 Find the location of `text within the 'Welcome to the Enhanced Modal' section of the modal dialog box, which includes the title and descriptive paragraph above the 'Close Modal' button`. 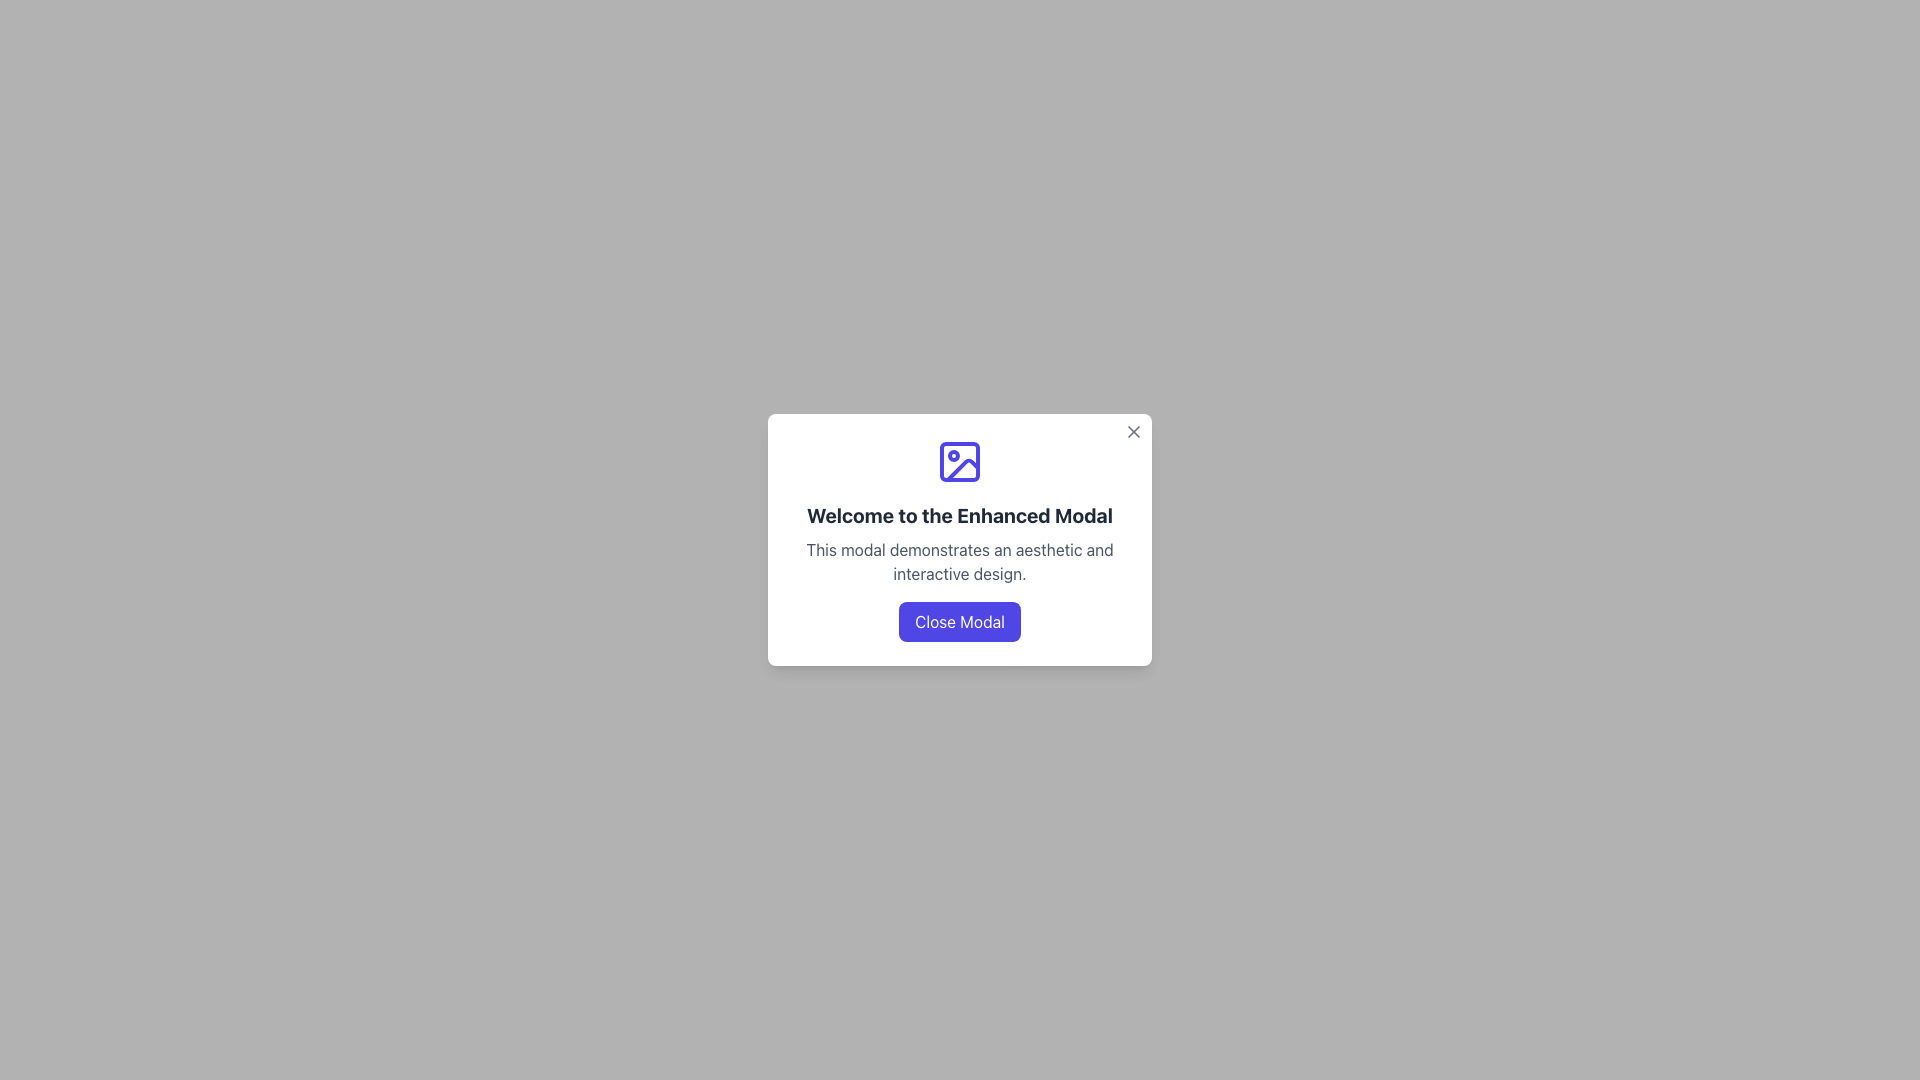

text within the 'Welcome to the Enhanced Modal' section of the modal dialog box, which includes the title and descriptive paragraph above the 'Close Modal' button is located at coordinates (960, 540).